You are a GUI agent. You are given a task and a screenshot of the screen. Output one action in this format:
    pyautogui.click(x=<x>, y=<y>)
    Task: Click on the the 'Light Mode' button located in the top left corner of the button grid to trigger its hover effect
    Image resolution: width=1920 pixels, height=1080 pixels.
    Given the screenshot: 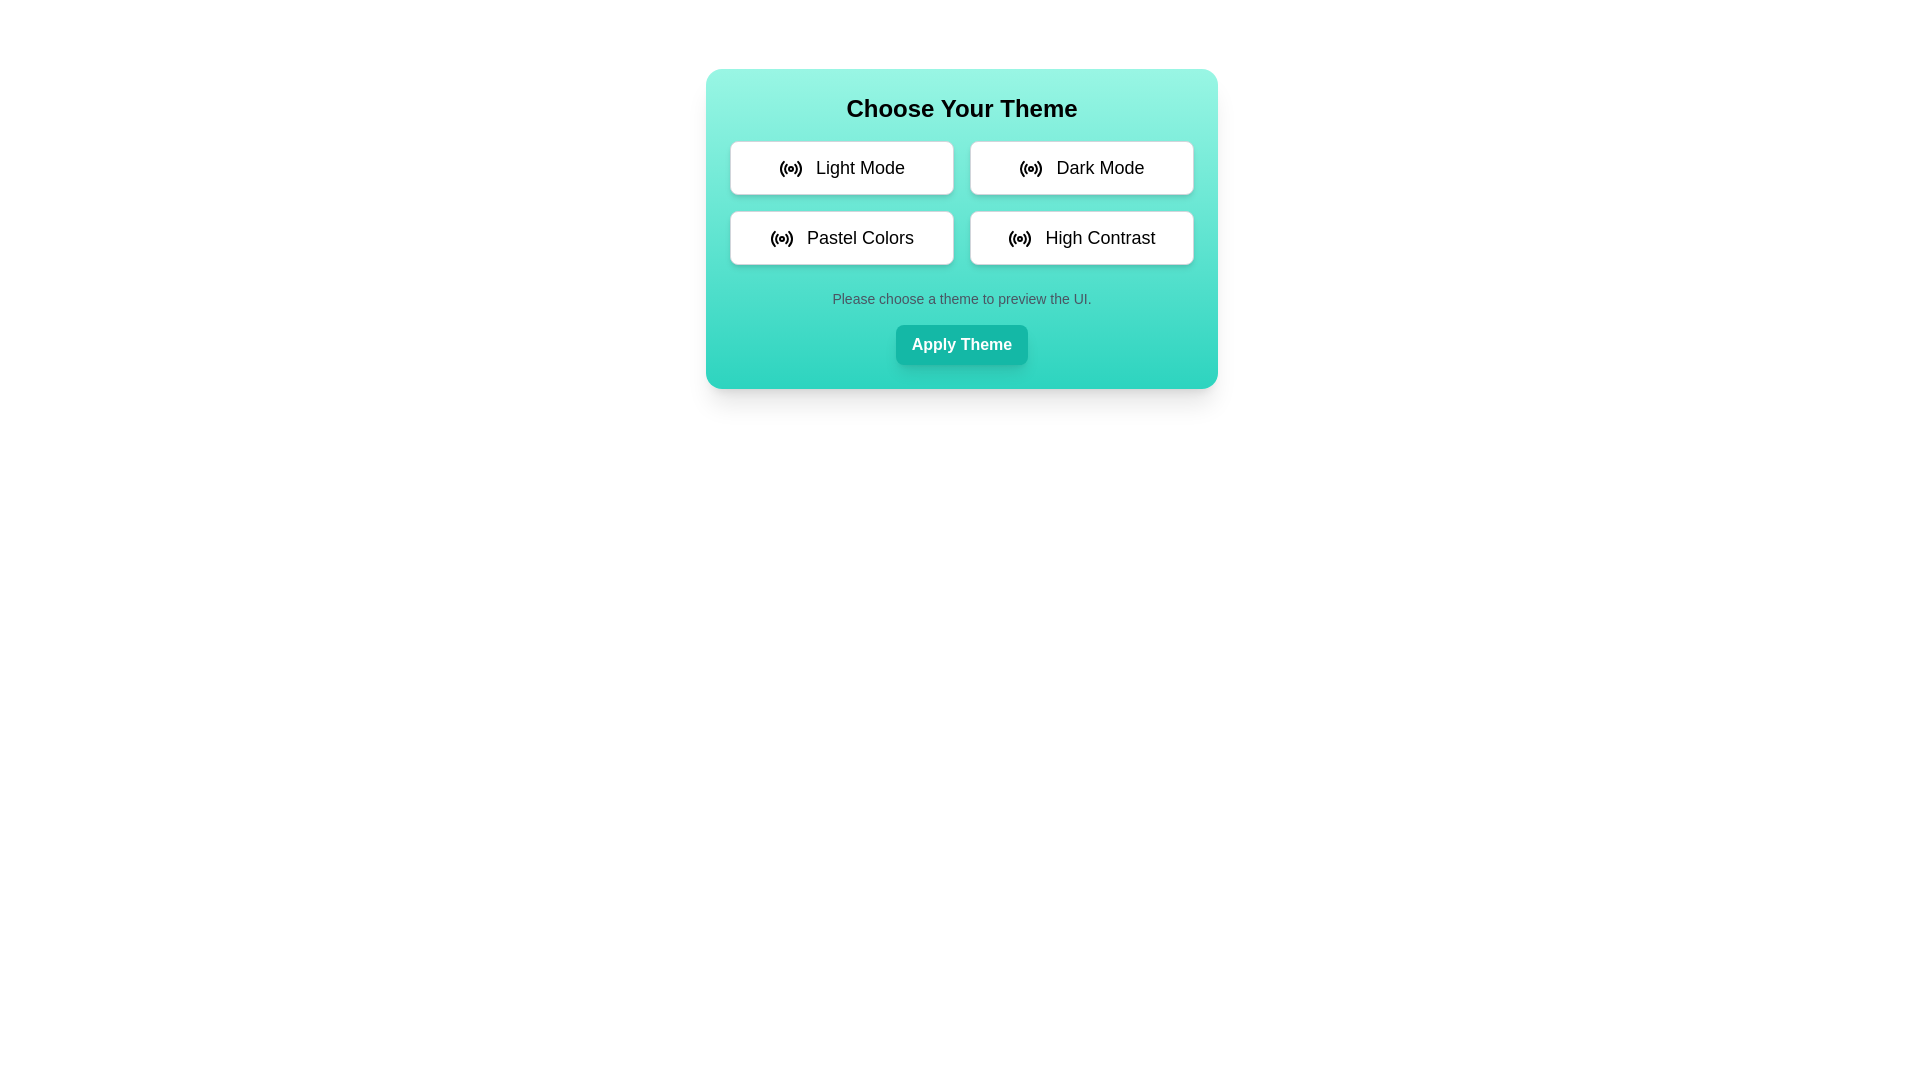 What is the action you would take?
    pyautogui.click(x=841, y=167)
    